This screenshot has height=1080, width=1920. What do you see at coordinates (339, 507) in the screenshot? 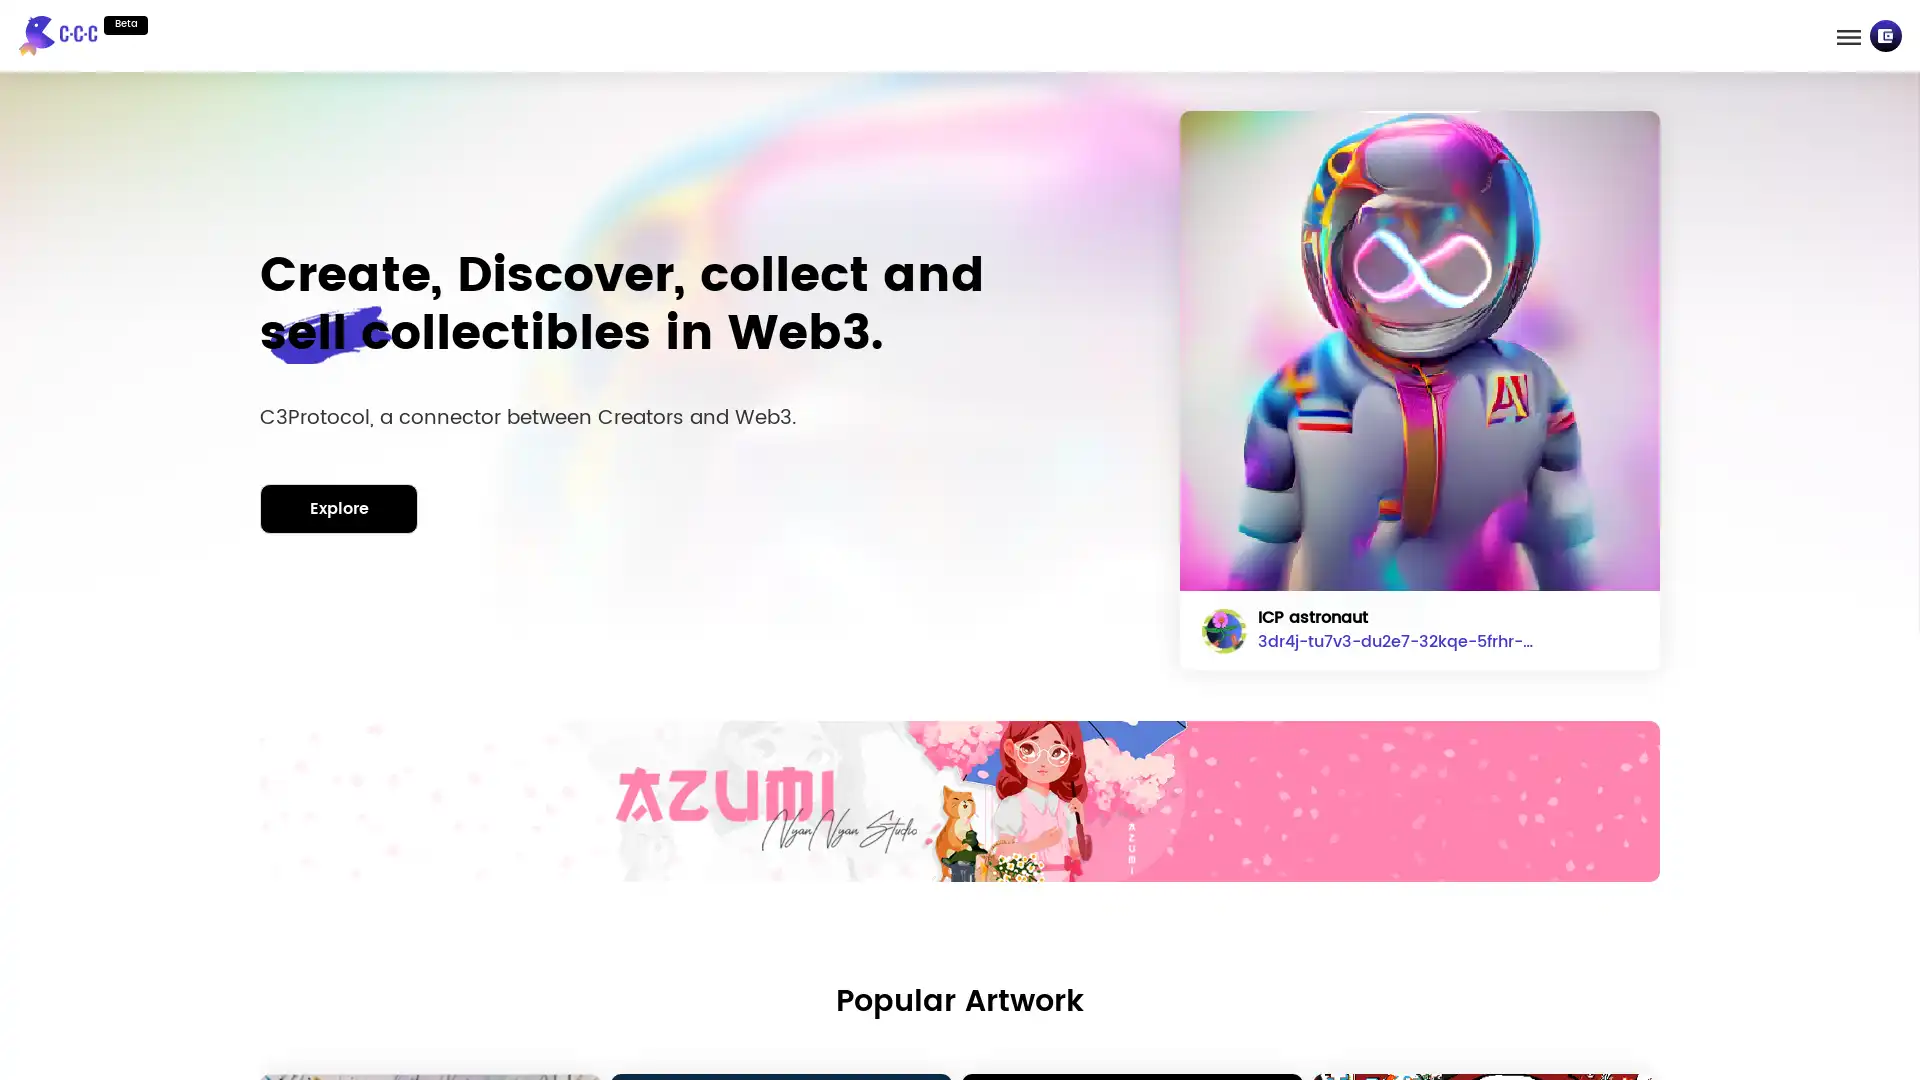
I see `Explore` at bounding box center [339, 507].